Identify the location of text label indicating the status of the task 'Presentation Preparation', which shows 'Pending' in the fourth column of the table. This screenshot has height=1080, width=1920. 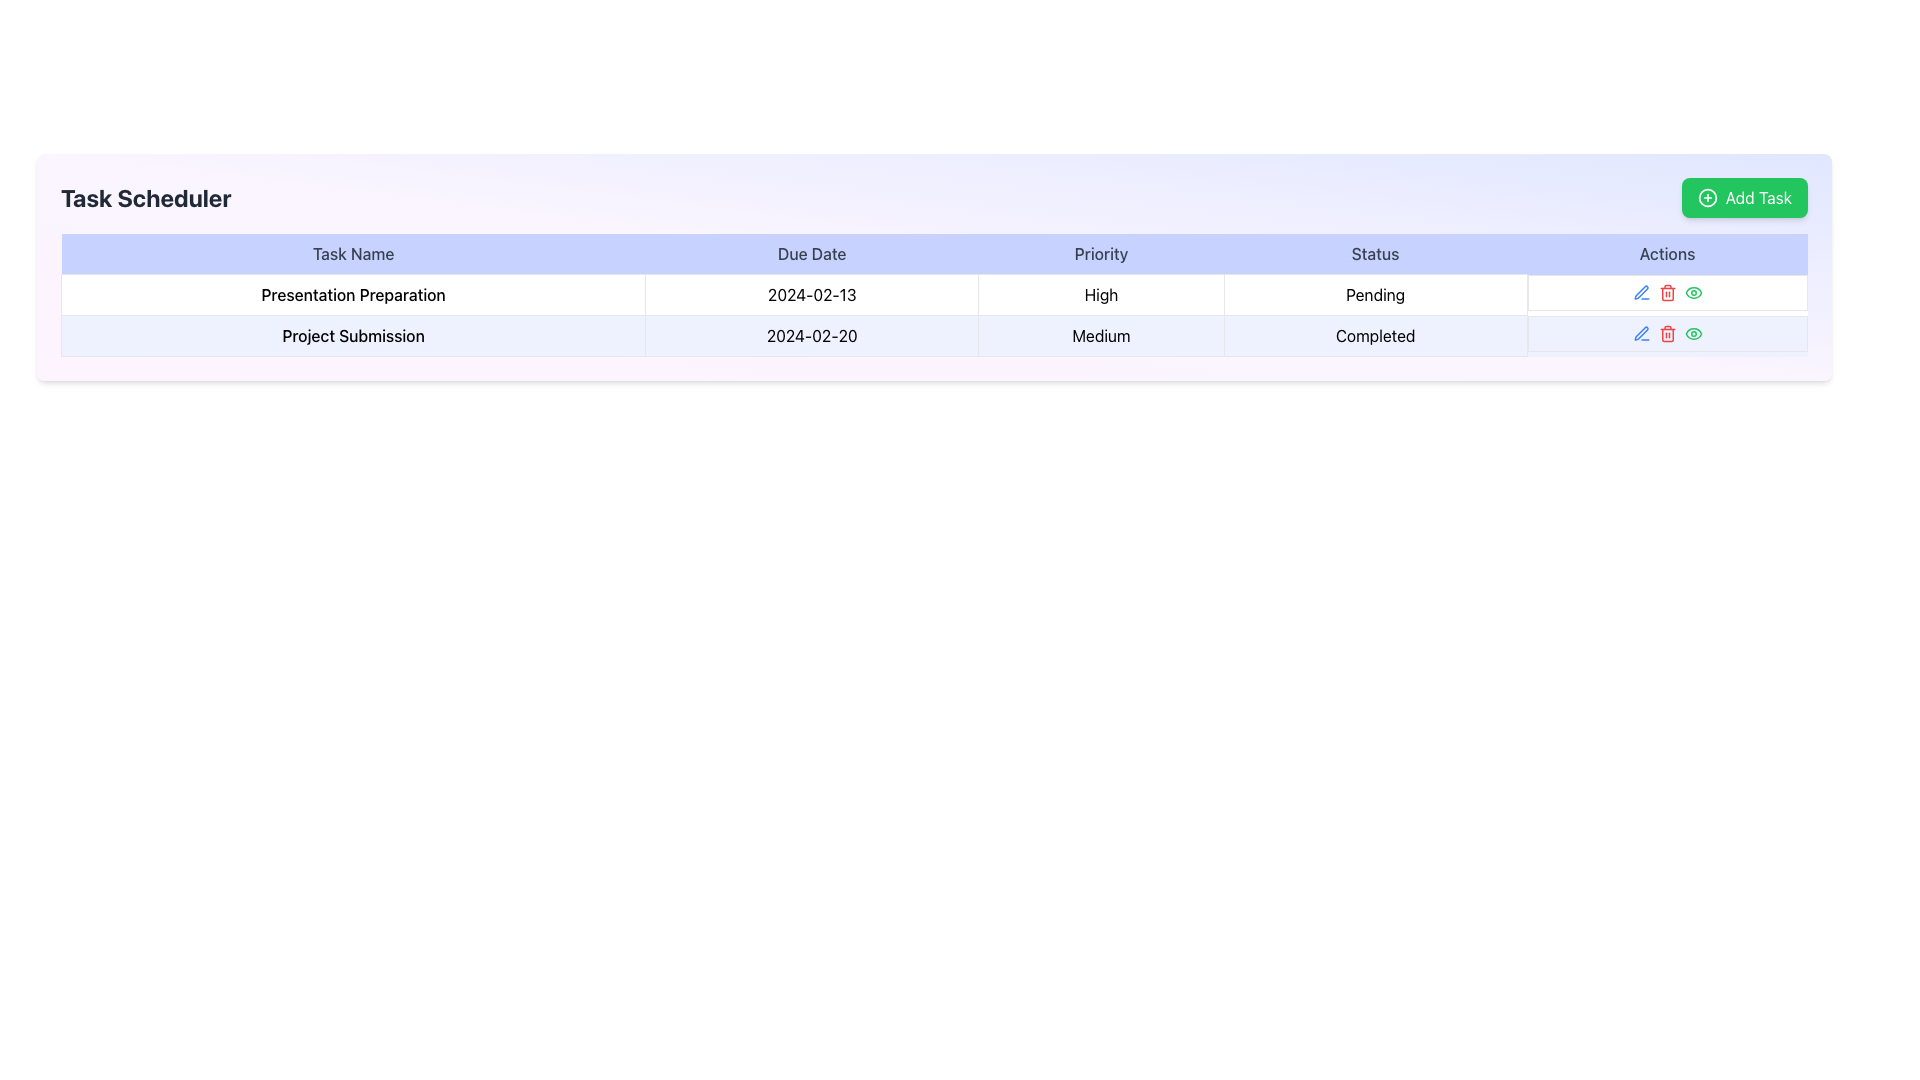
(1374, 294).